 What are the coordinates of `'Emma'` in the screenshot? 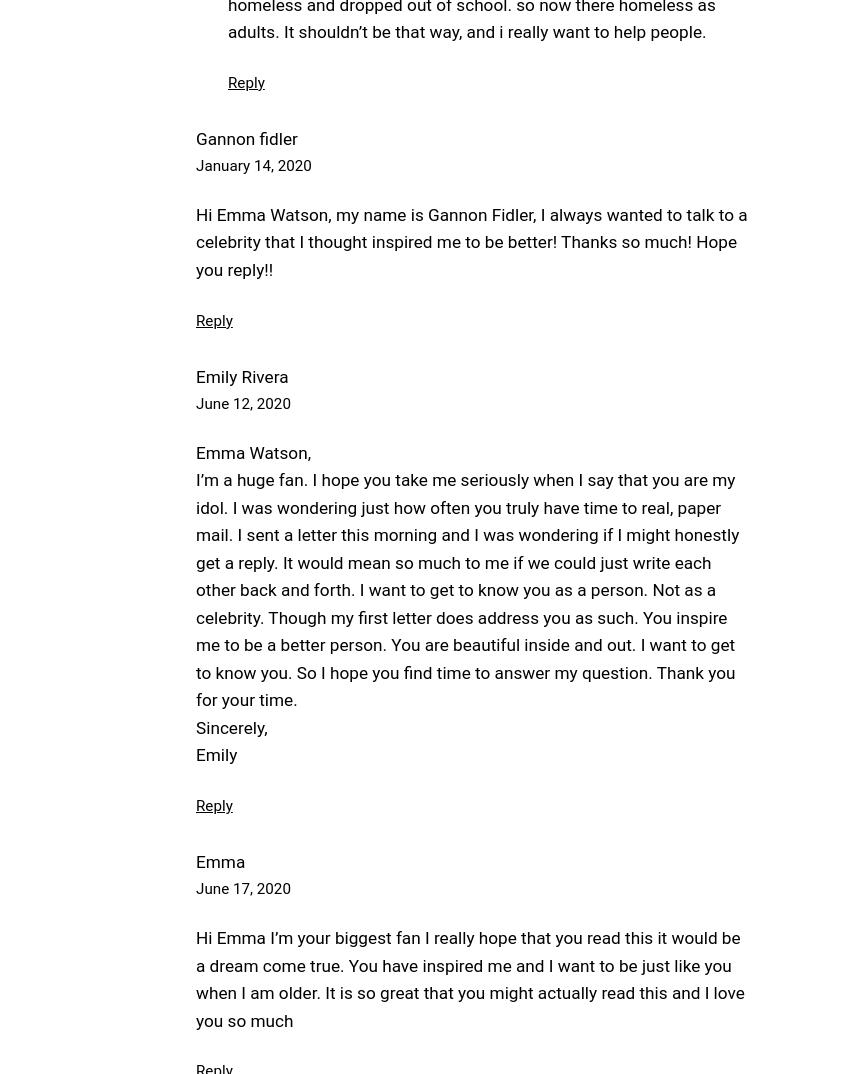 It's located at (220, 860).